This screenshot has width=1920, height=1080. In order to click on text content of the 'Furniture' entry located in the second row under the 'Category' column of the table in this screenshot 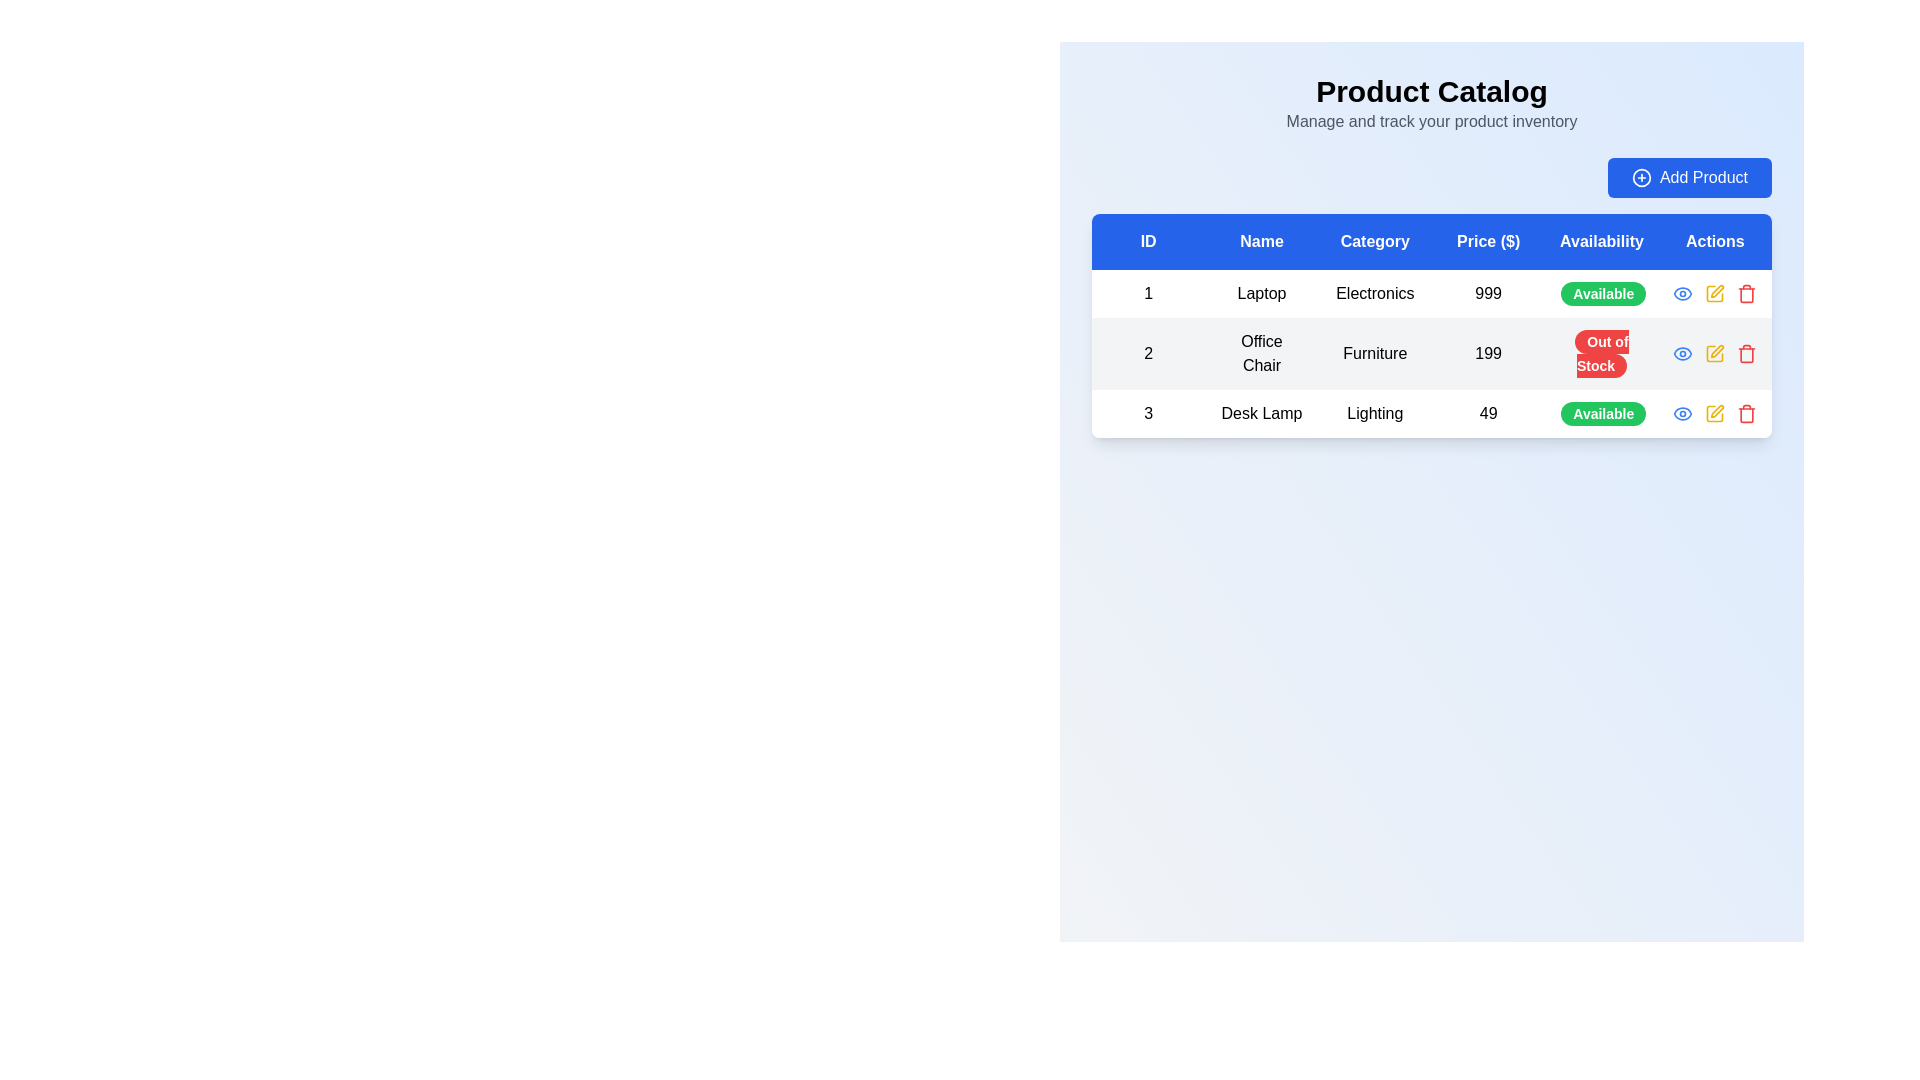, I will do `click(1374, 353)`.